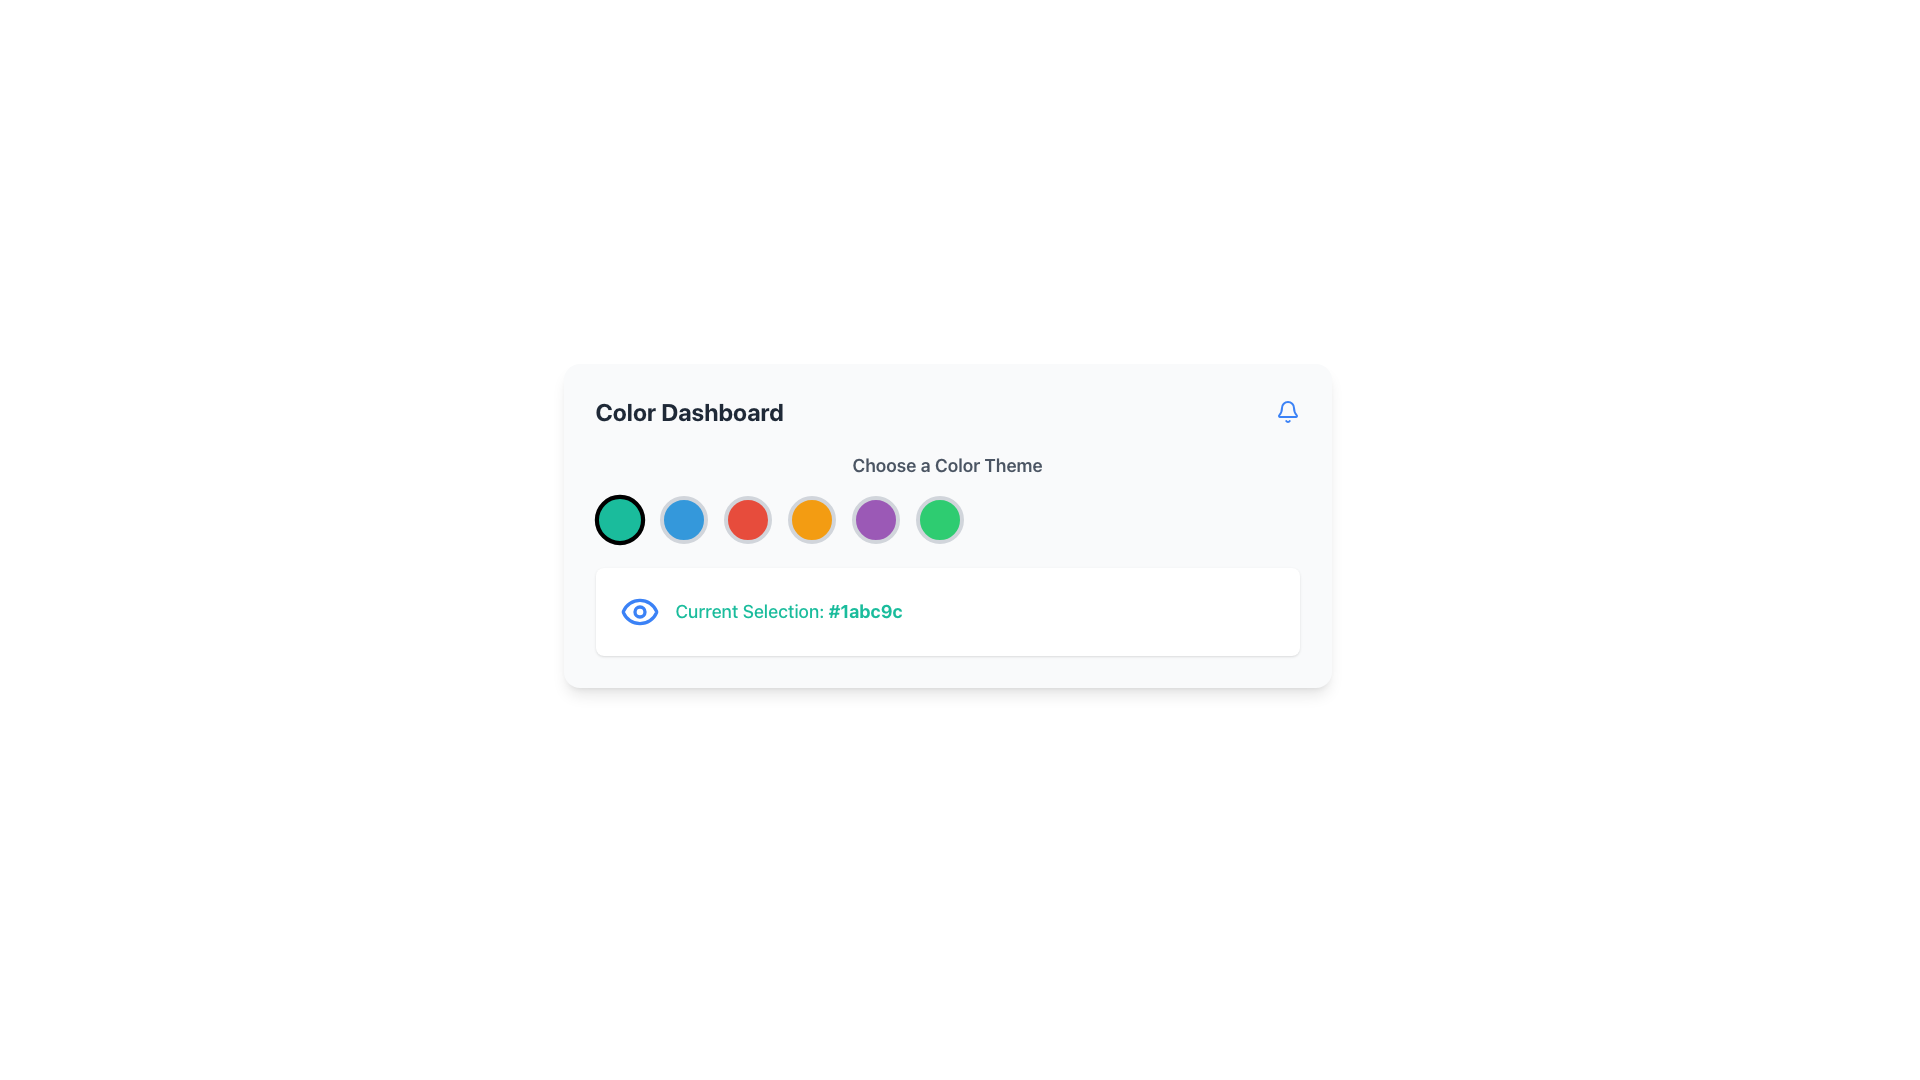 This screenshot has width=1920, height=1080. What do you see at coordinates (638, 611) in the screenshot?
I see `the blue eye icon located on the left side of the section labeled 'Current Selection: #1abc9c' within a white rounded rectangle box` at bounding box center [638, 611].